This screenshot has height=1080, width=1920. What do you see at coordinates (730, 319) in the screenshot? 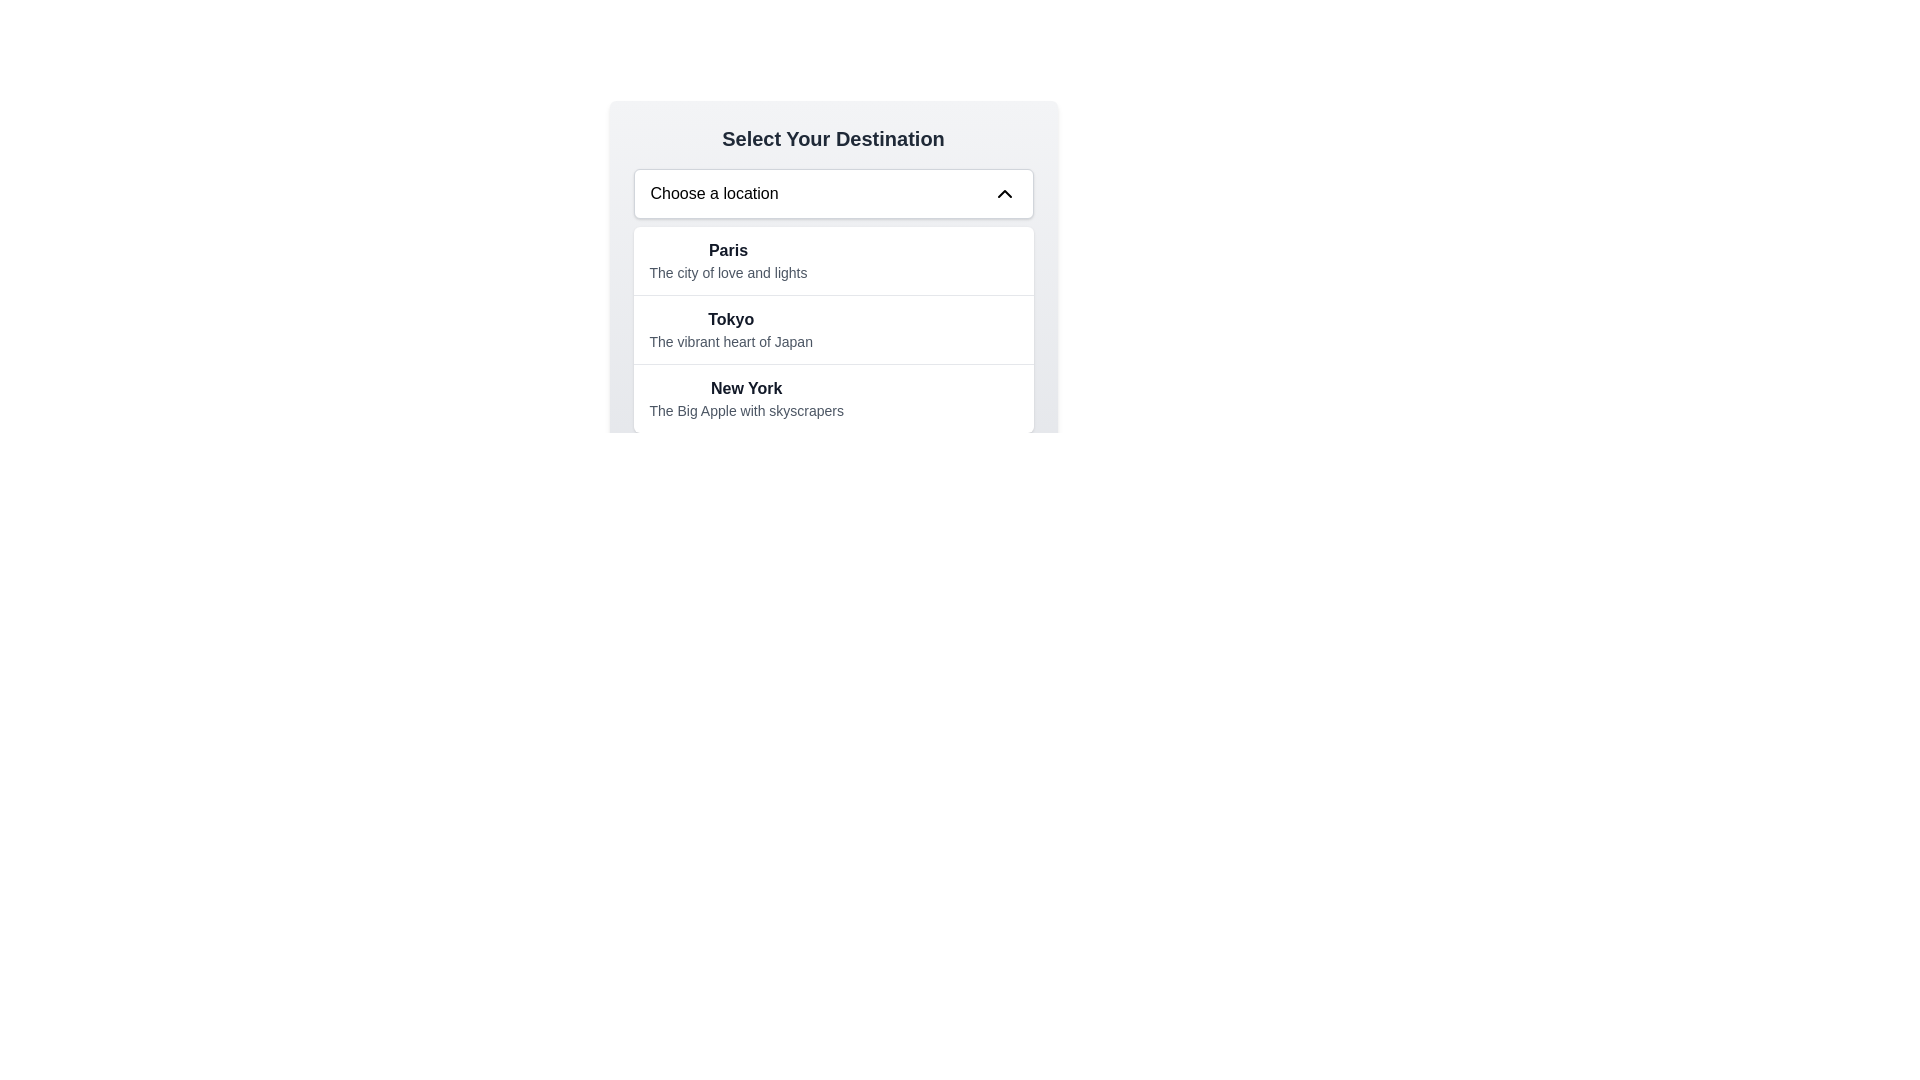
I see `the bold text label 'Tokyo'` at bounding box center [730, 319].